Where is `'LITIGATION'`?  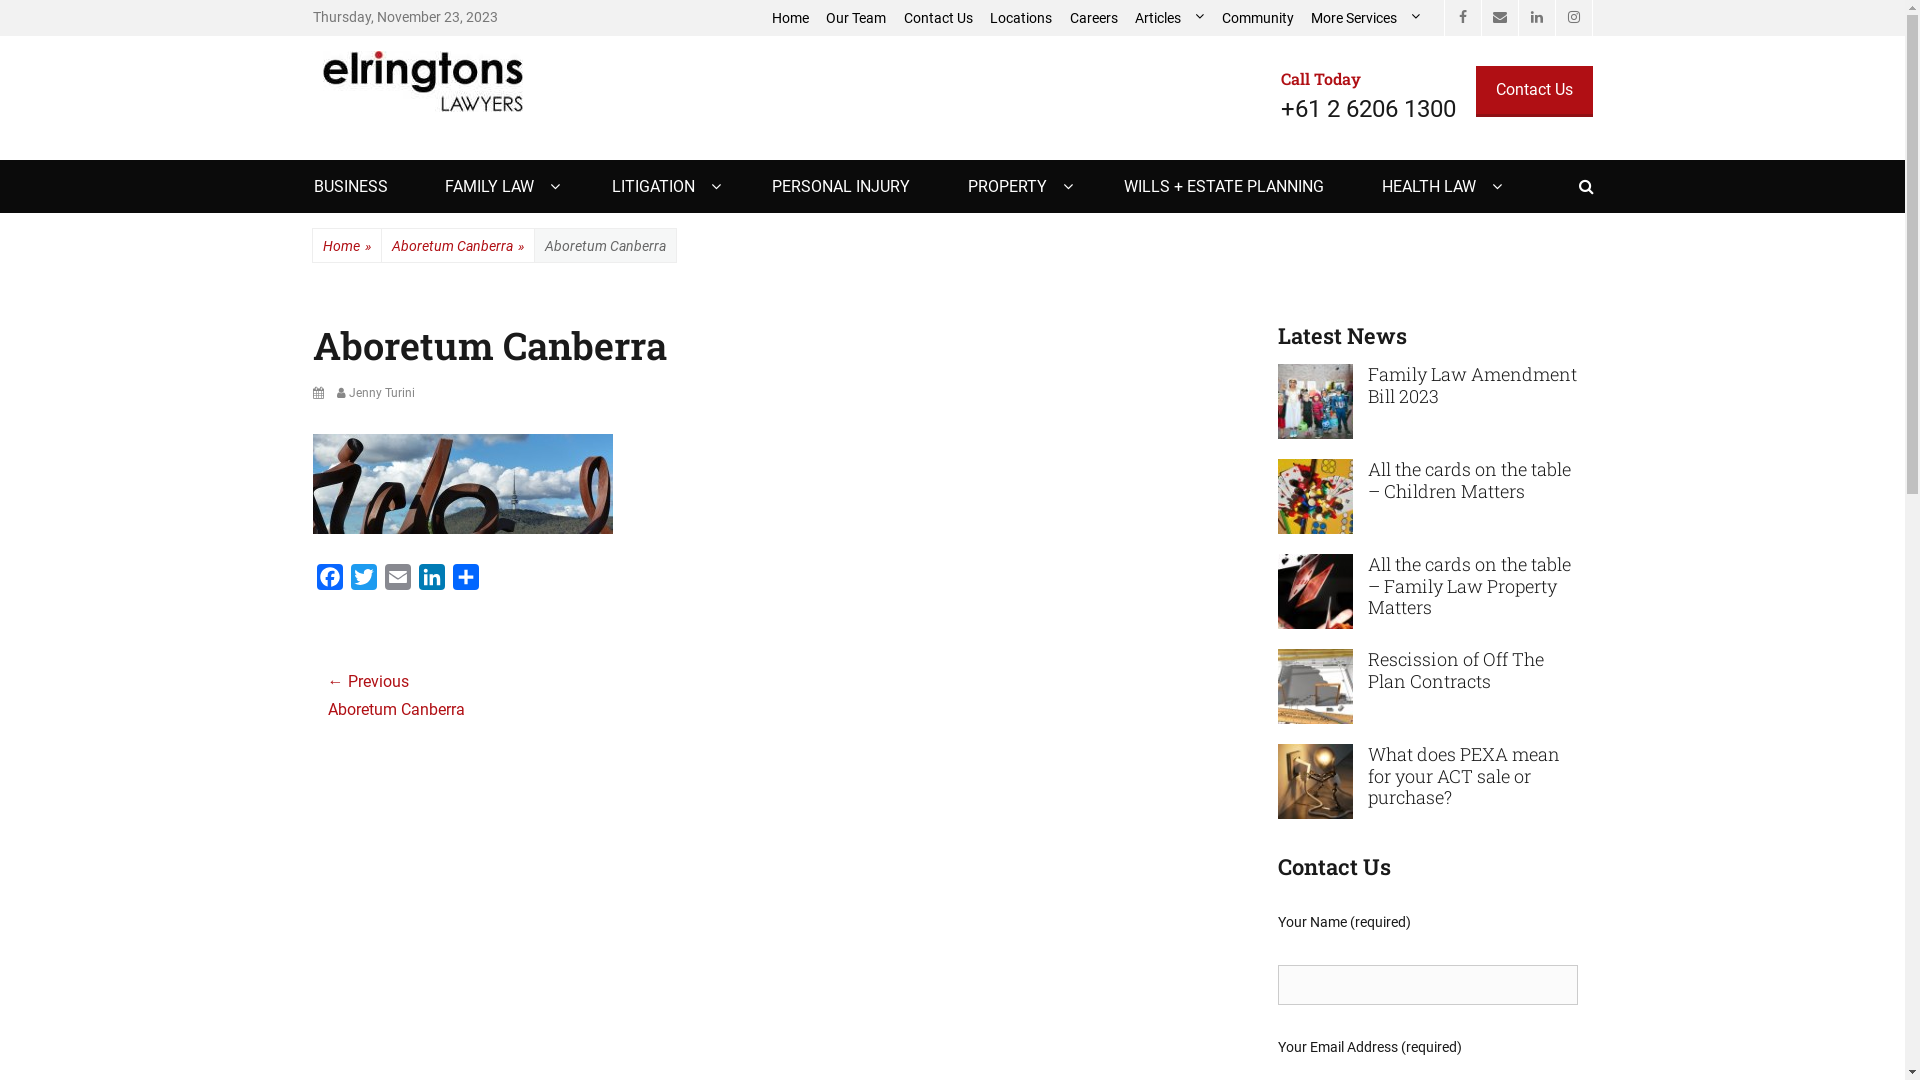 'LITIGATION' is located at coordinates (663, 186).